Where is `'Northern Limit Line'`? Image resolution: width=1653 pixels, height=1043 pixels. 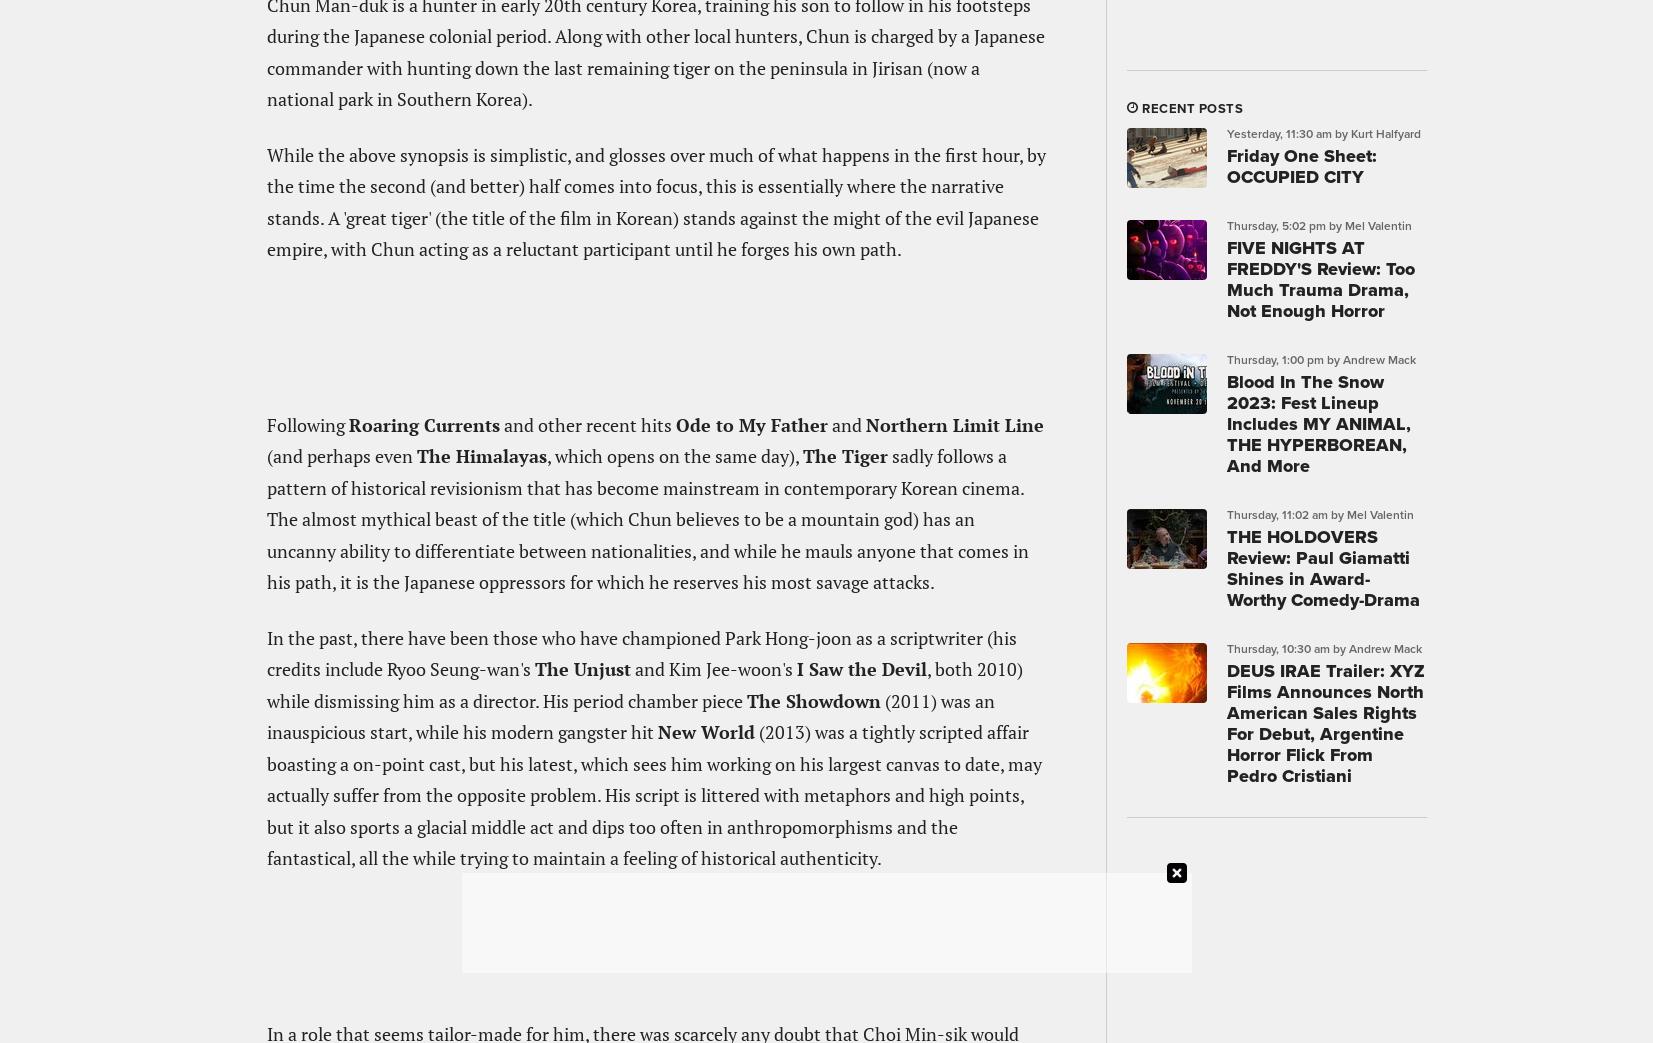 'Northern Limit Line' is located at coordinates (953, 423).